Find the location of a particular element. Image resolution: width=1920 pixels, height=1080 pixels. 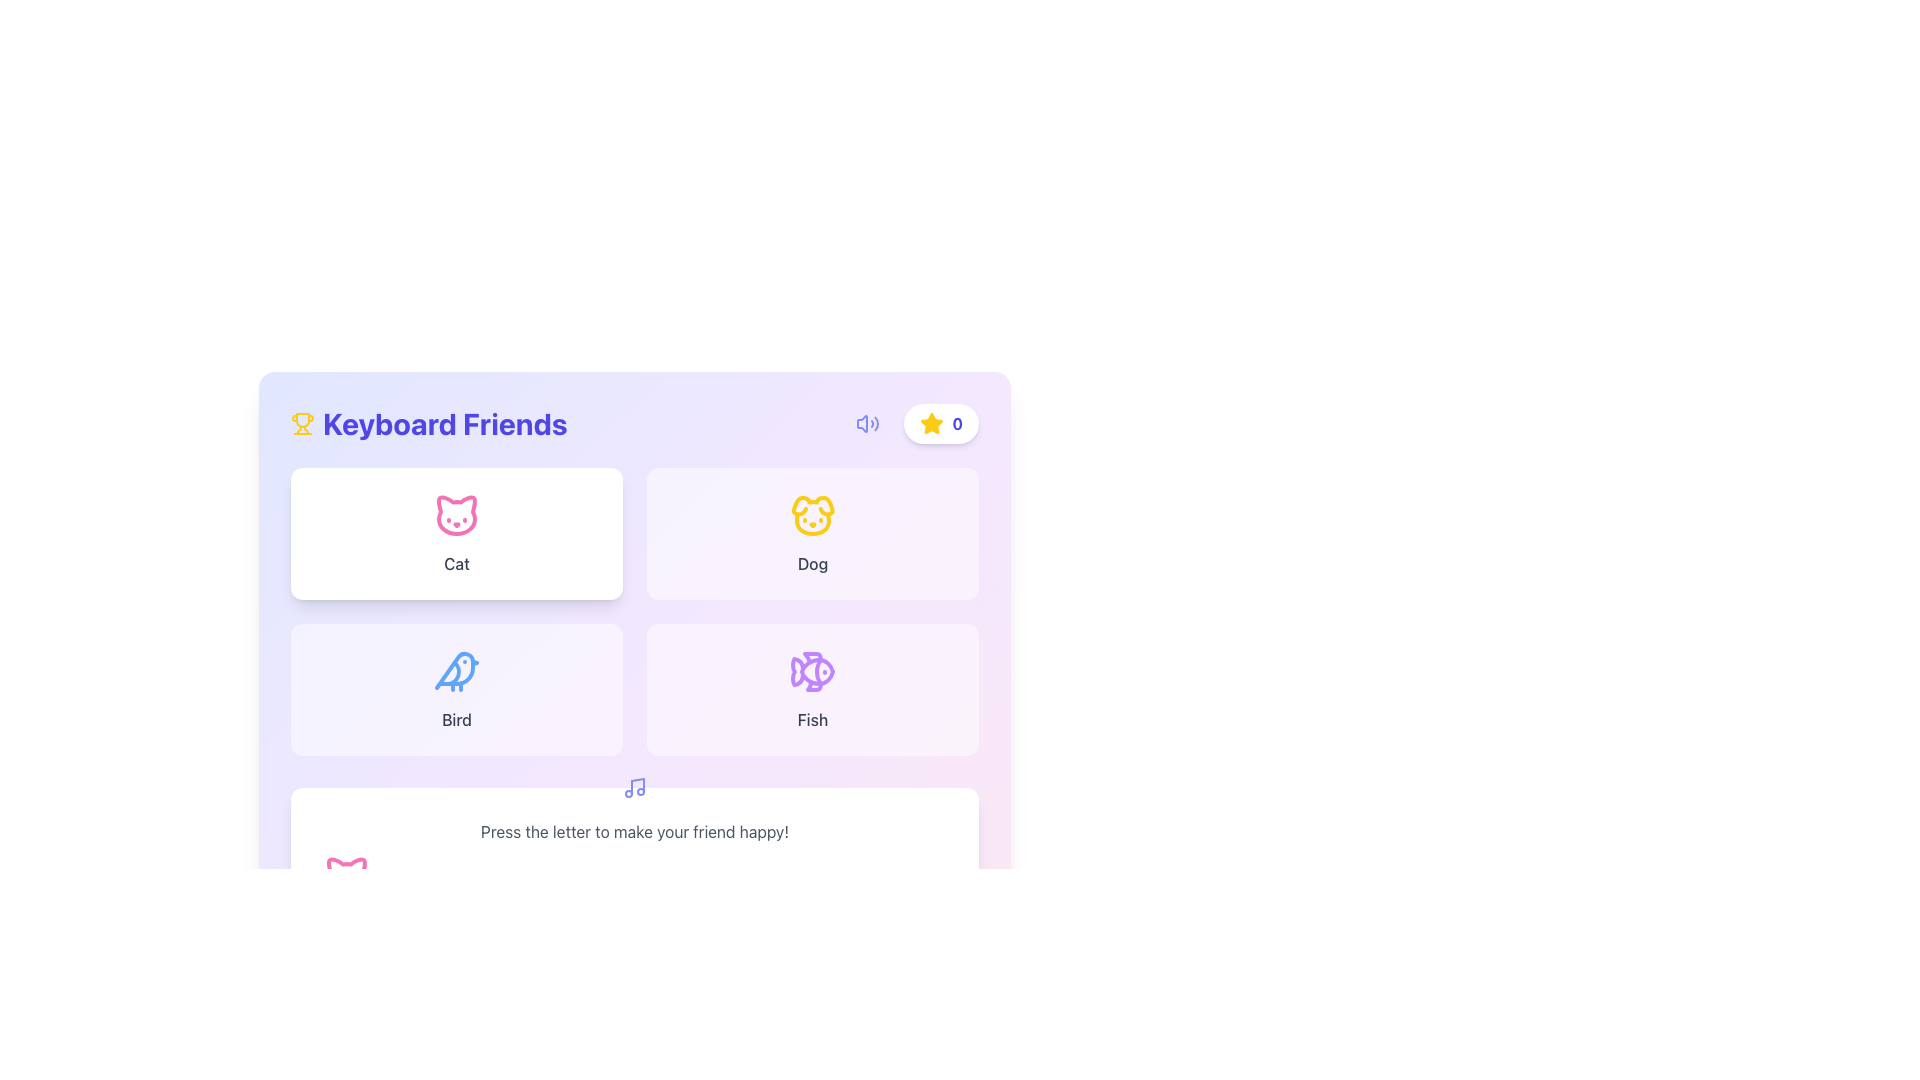

the 'Dog' option icon, which serves as a visual identifier for the corresponding option in the interface, located centrally within its grid cell is located at coordinates (812, 515).